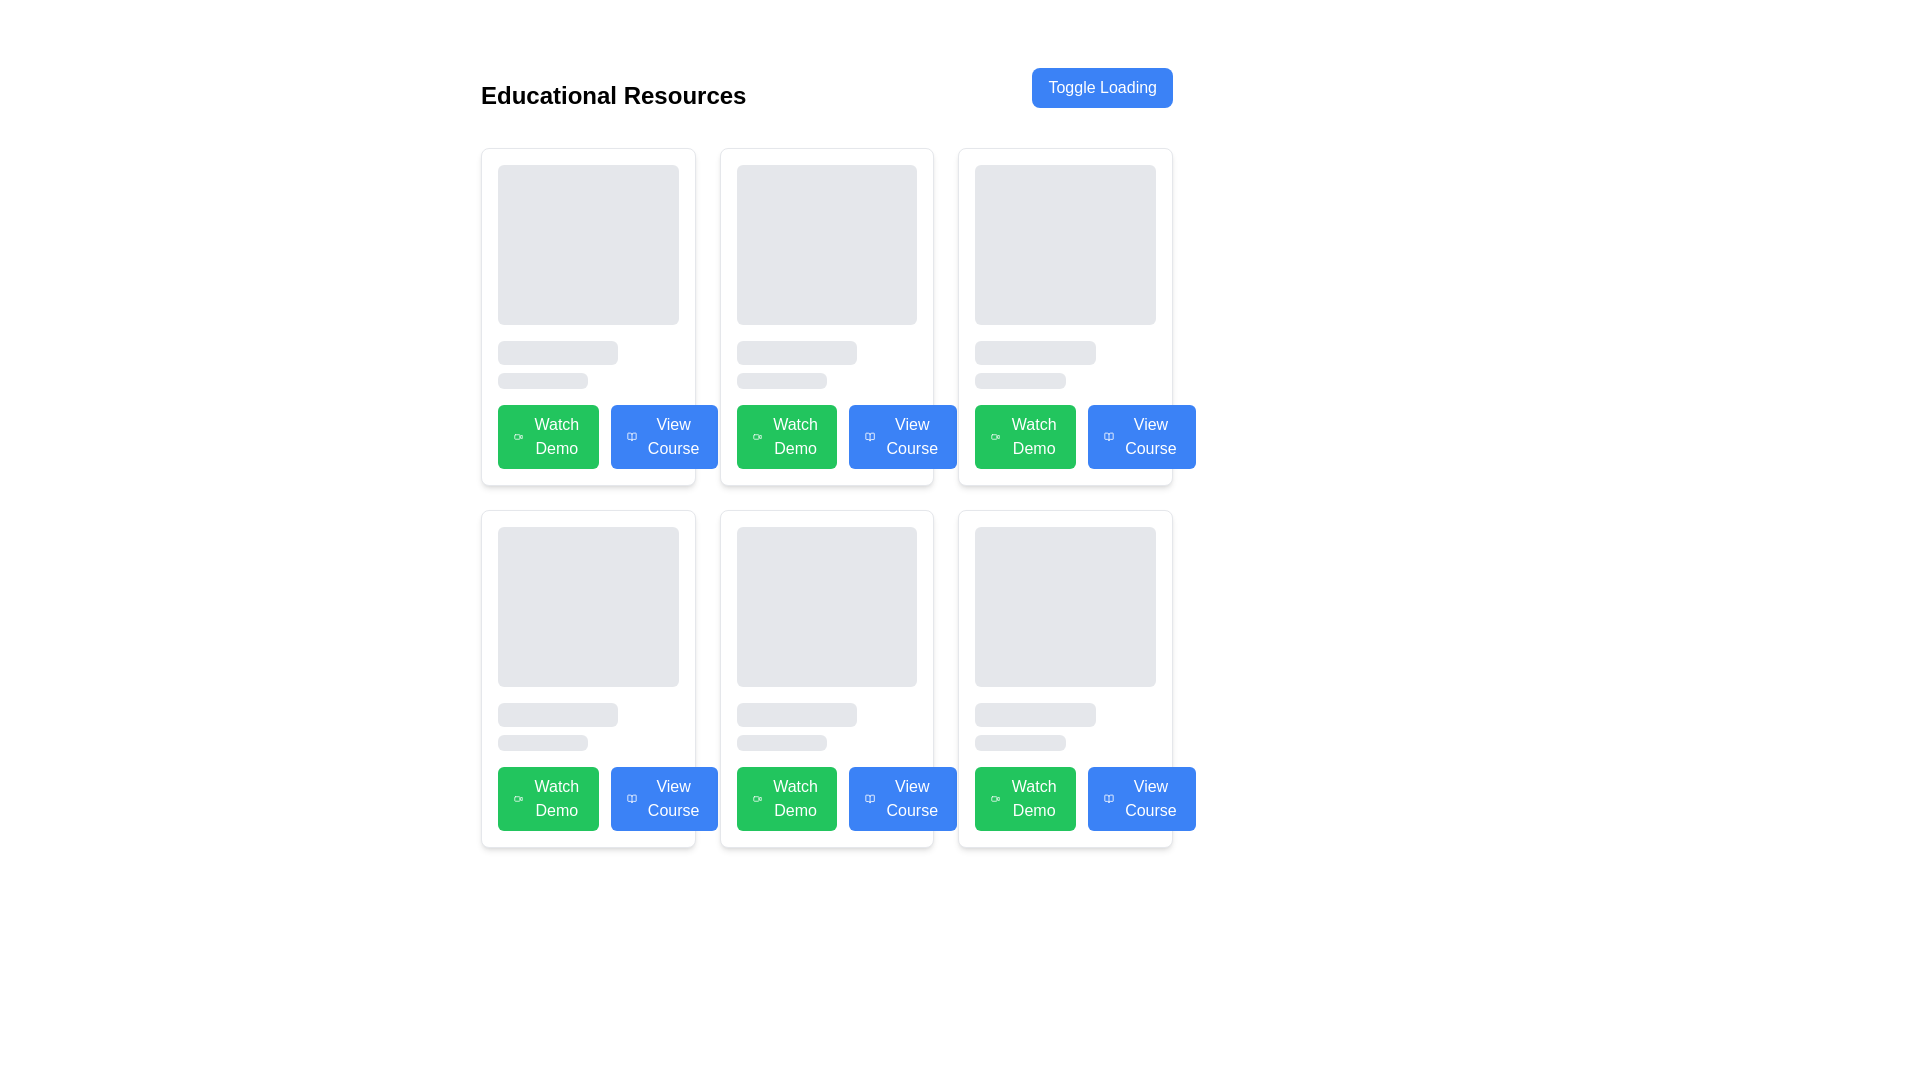 The image size is (1920, 1080). I want to click on the gray rectangular placeholder block with rounded corners located in the center column of the second row in the grid layout, so click(826, 605).